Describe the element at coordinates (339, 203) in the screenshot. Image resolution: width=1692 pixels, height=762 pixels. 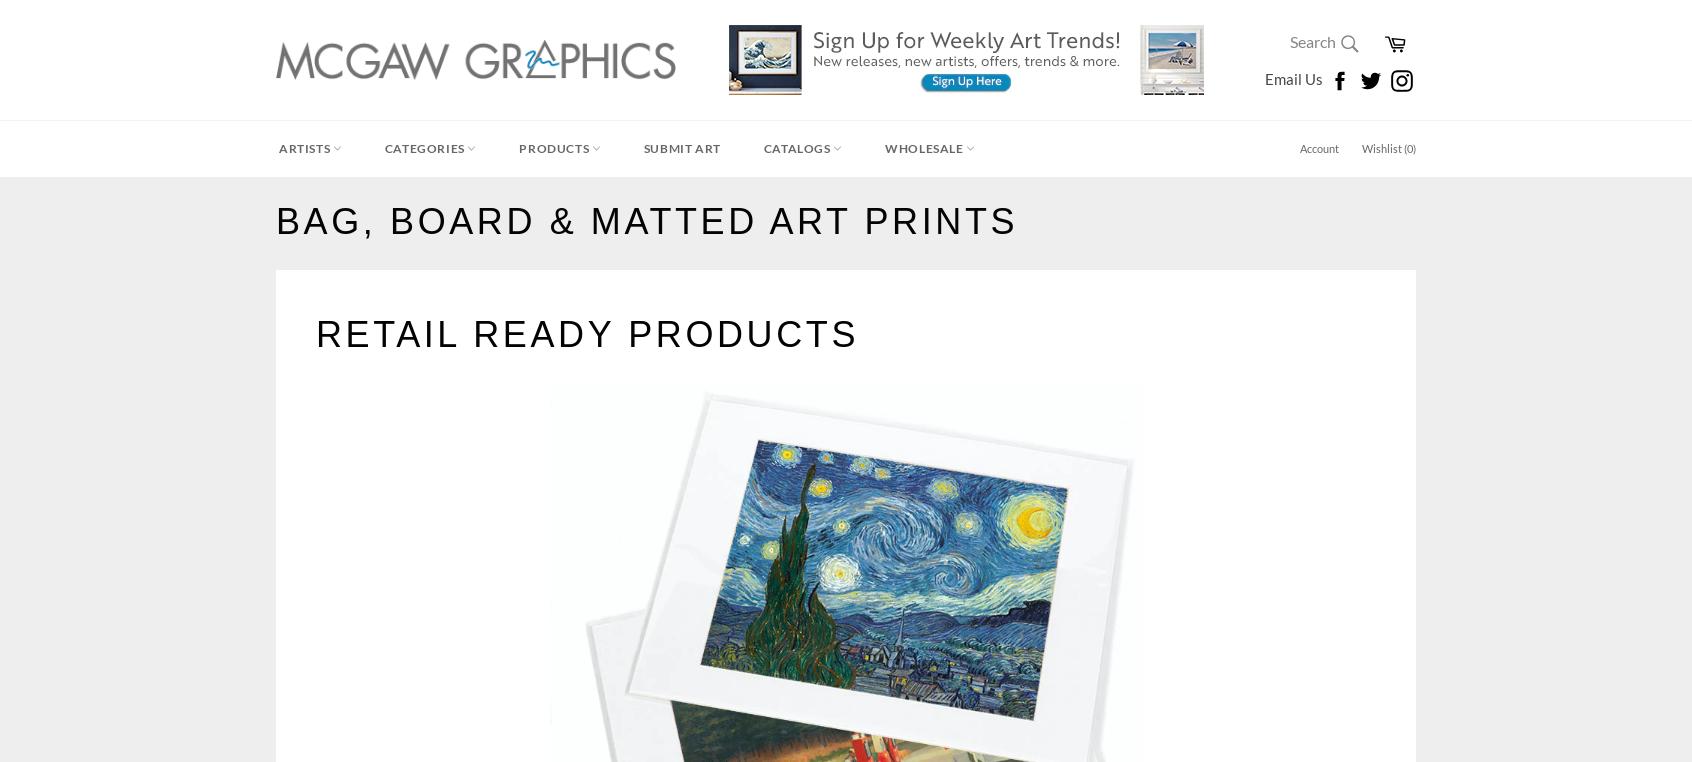
I see `'Dalton Brown, Alice'` at that location.